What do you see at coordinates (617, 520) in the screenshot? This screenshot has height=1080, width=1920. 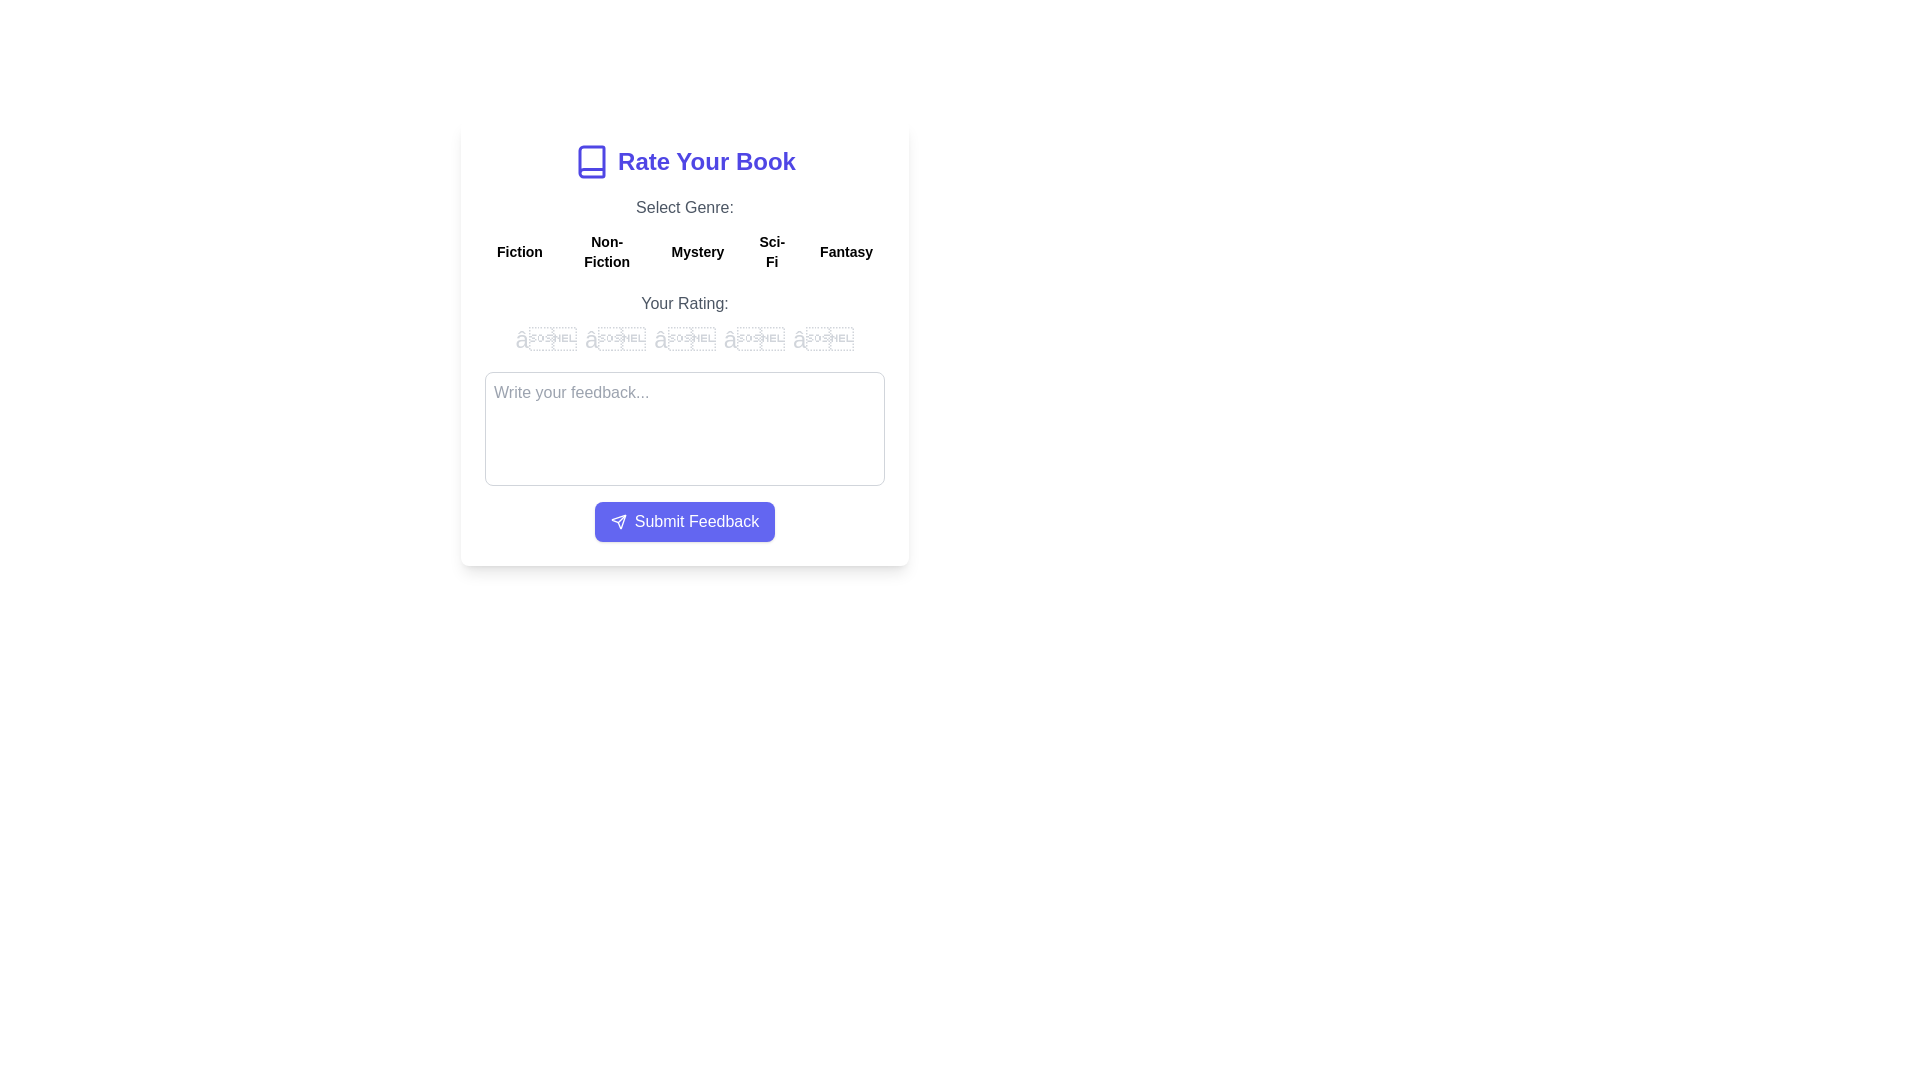 I see `the paper plane icon on the left side of the 'Submit Feedback' button` at bounding box center [617, 520].